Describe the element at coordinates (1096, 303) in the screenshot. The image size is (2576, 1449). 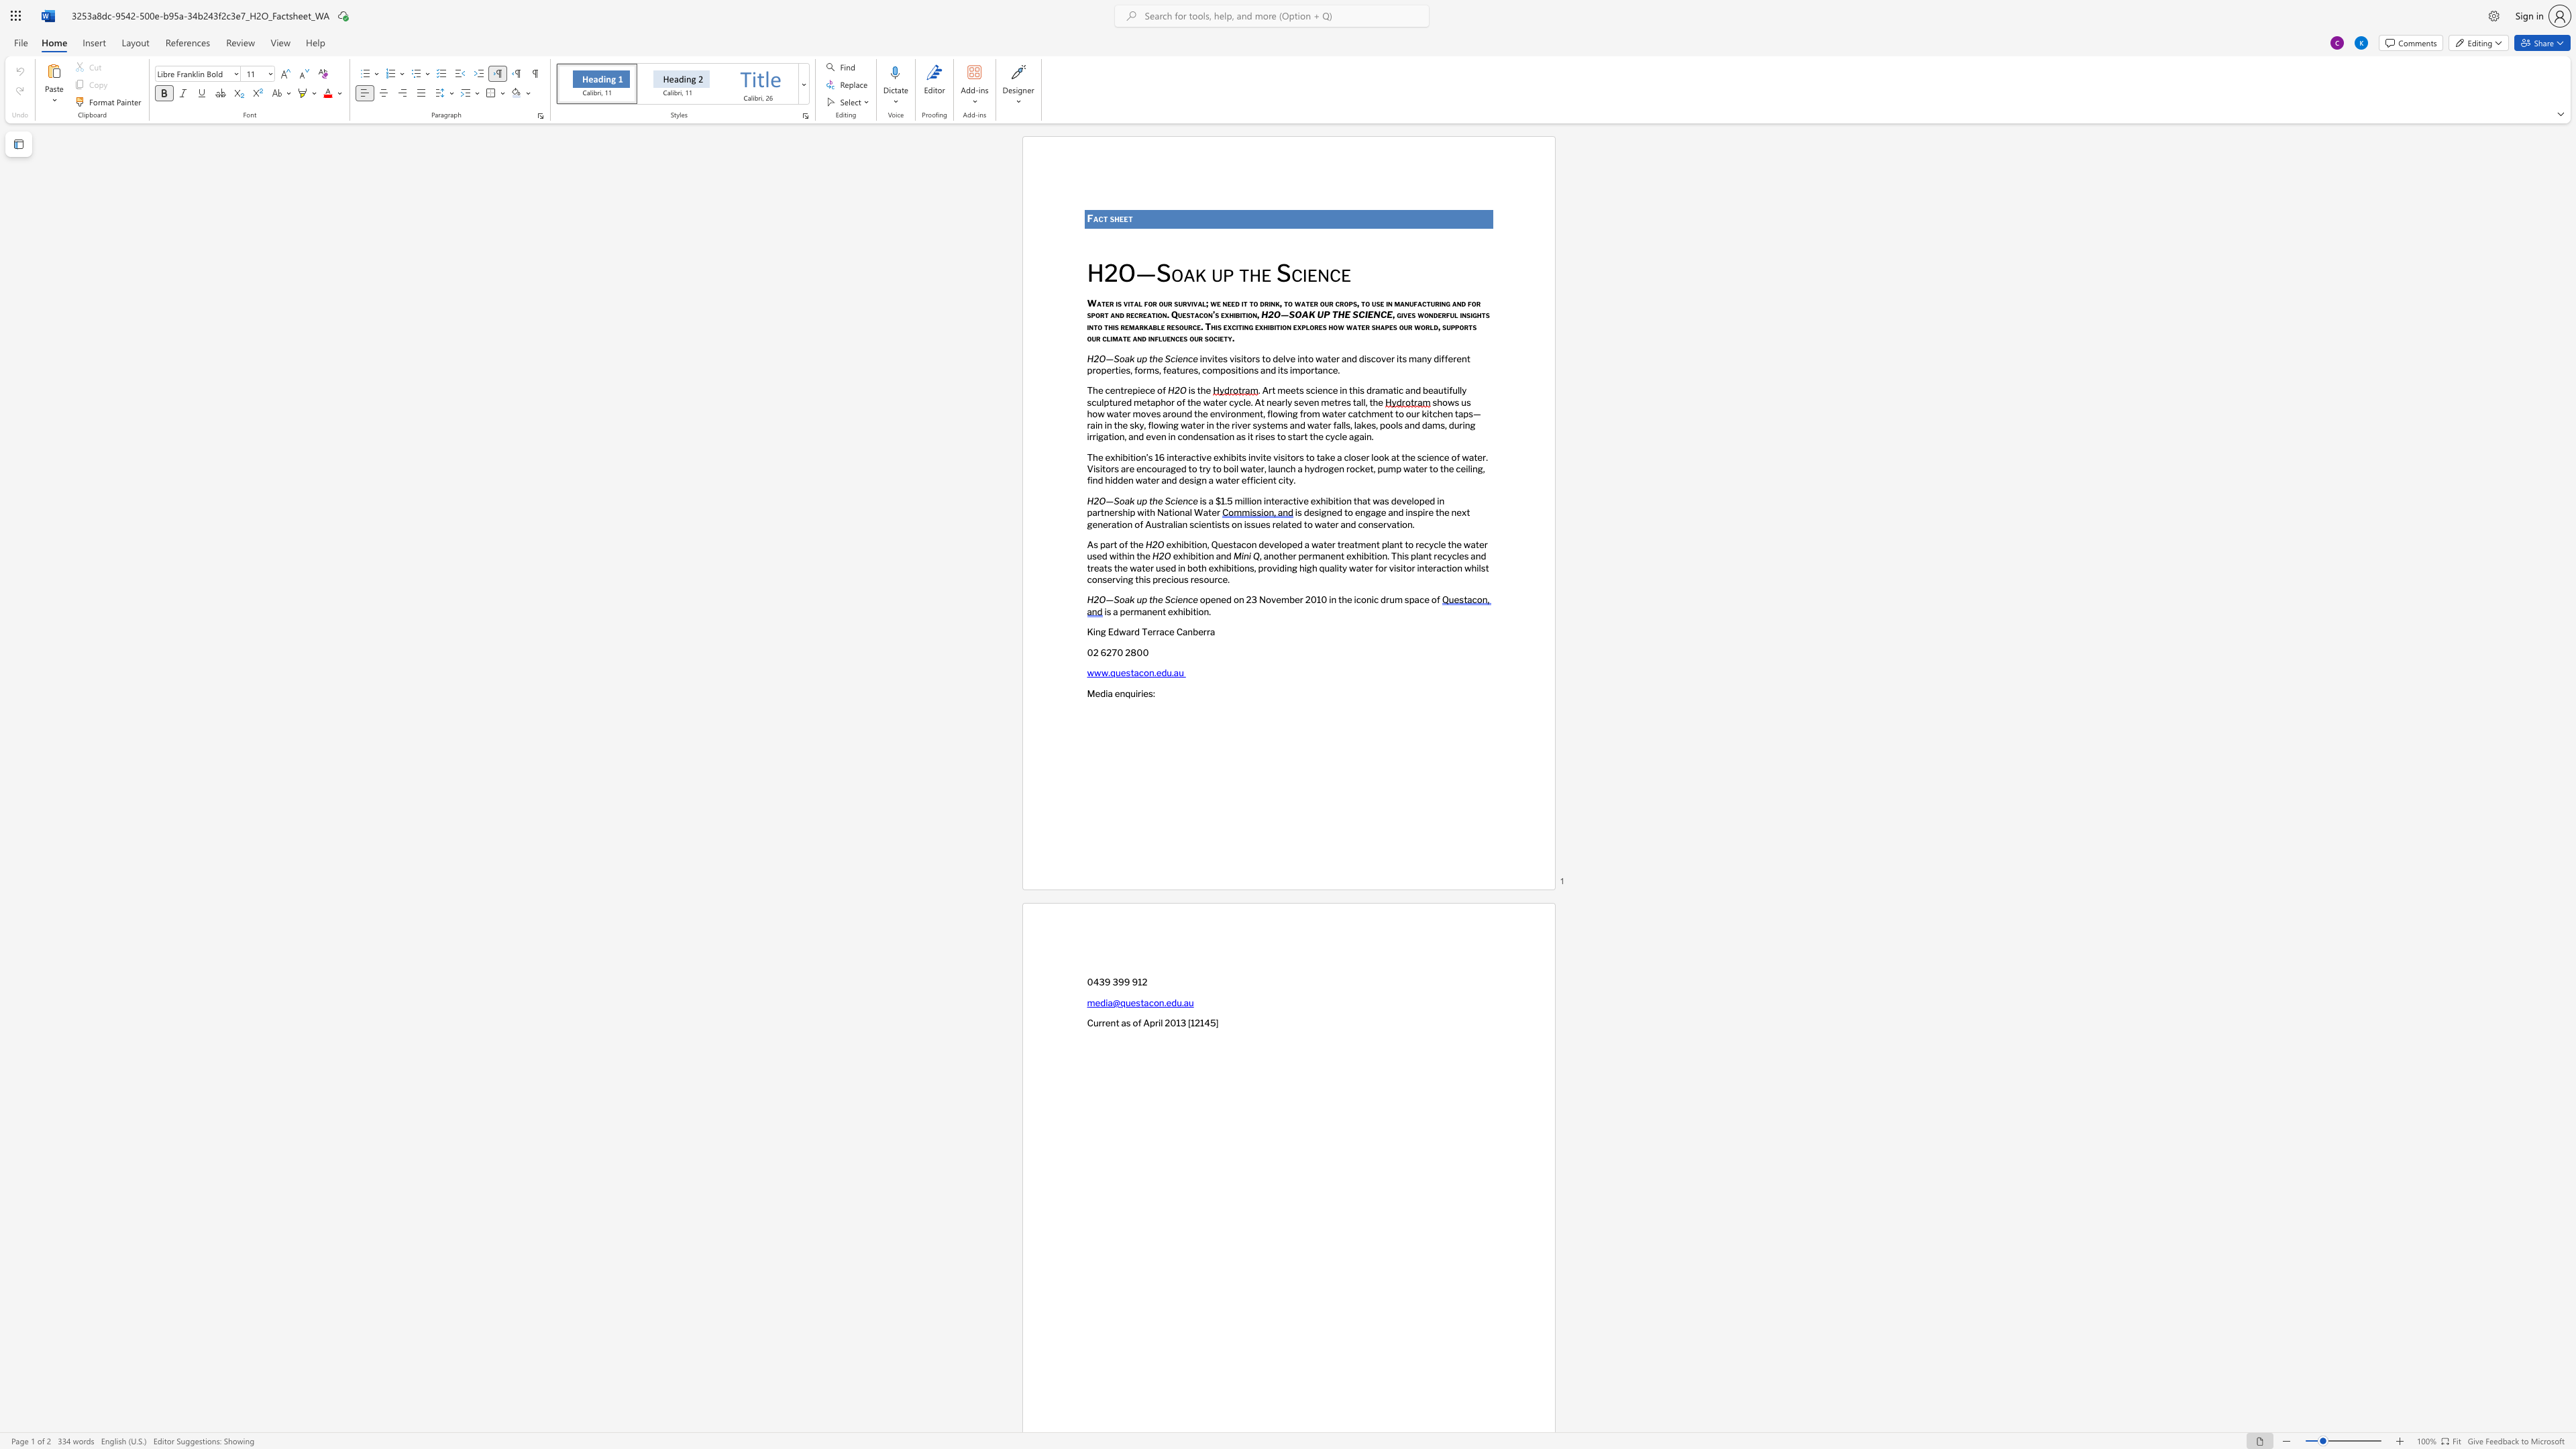
I see `the subset text "ater is vital for our survival; we need it to drink, to water our crops, to use in manufacturing and for sport" within the text "Water is vital for our survival; we need it to drink, to water our crops, to use in manufacturing and for sport and recreation. Questacon’s exhibition,"` at that location.